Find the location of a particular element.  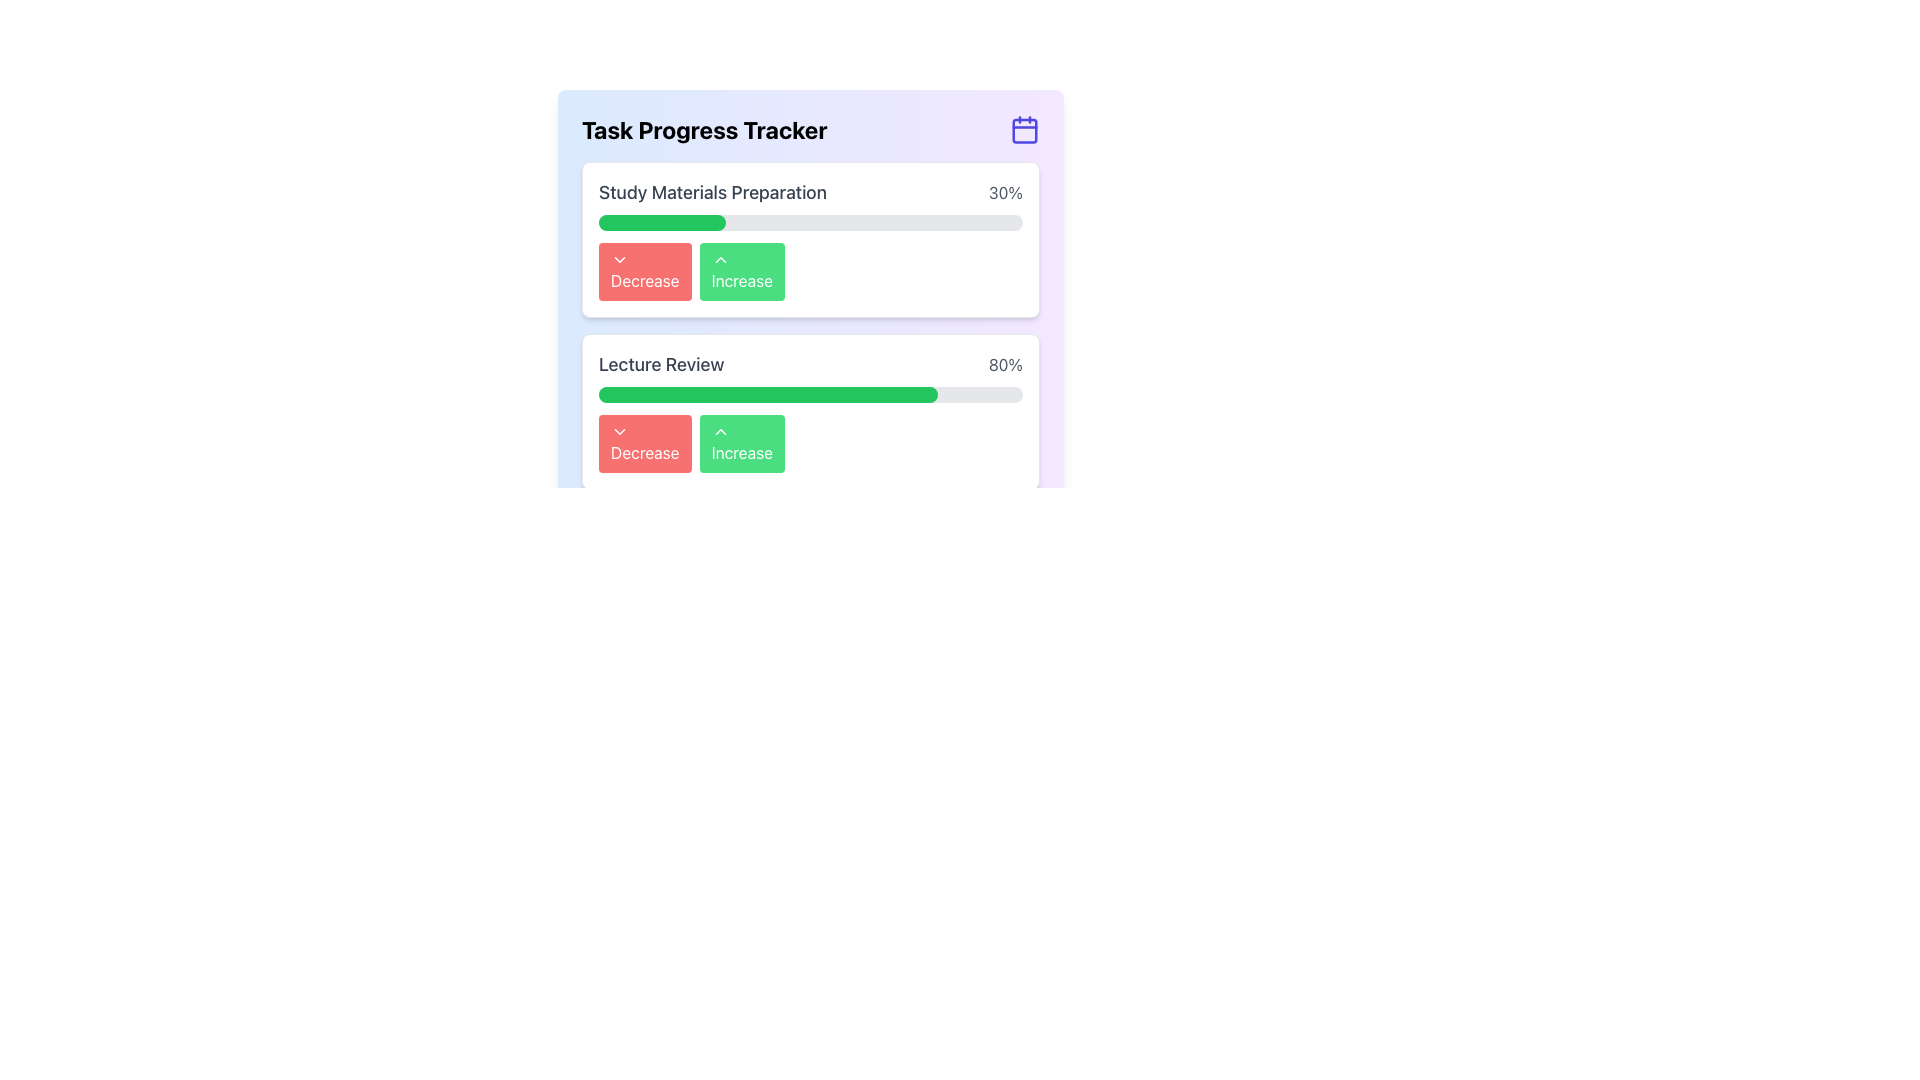

the calendar icon in the header section of 'Task Progress Tracker' is located at coordinates (1025, 130).